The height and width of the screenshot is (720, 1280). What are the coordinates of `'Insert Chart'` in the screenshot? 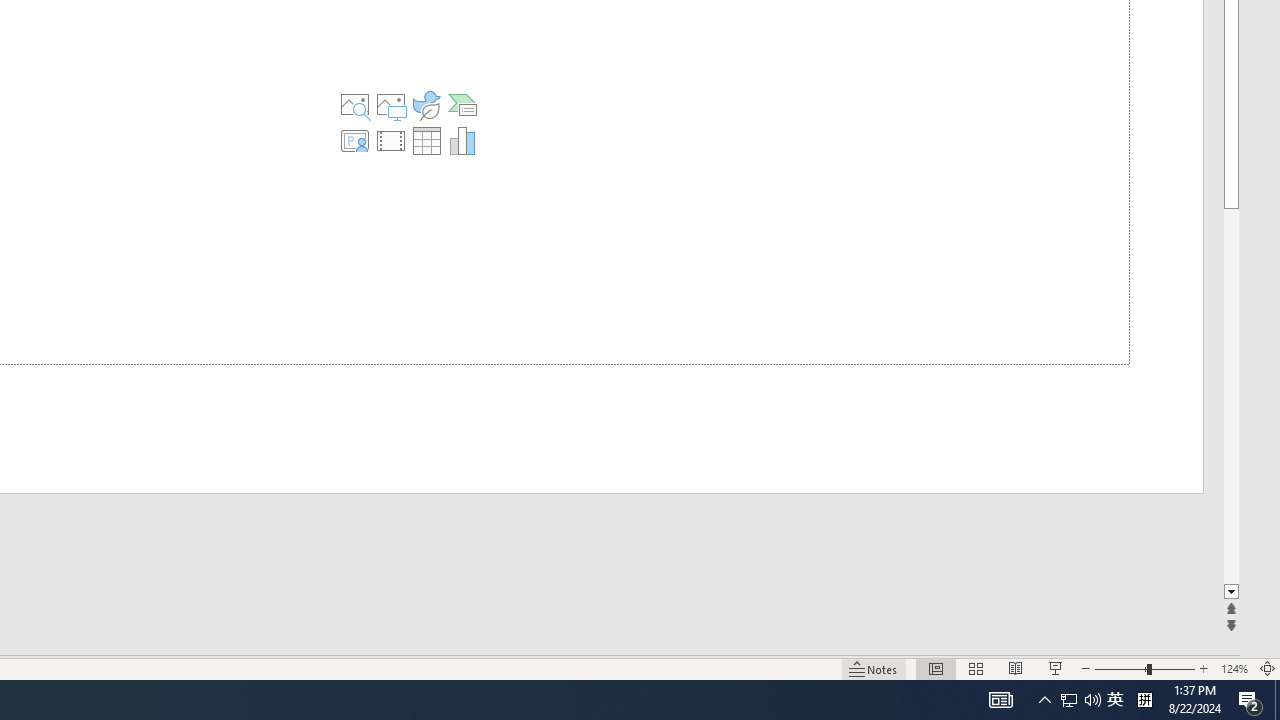 It's located at (461, 140).